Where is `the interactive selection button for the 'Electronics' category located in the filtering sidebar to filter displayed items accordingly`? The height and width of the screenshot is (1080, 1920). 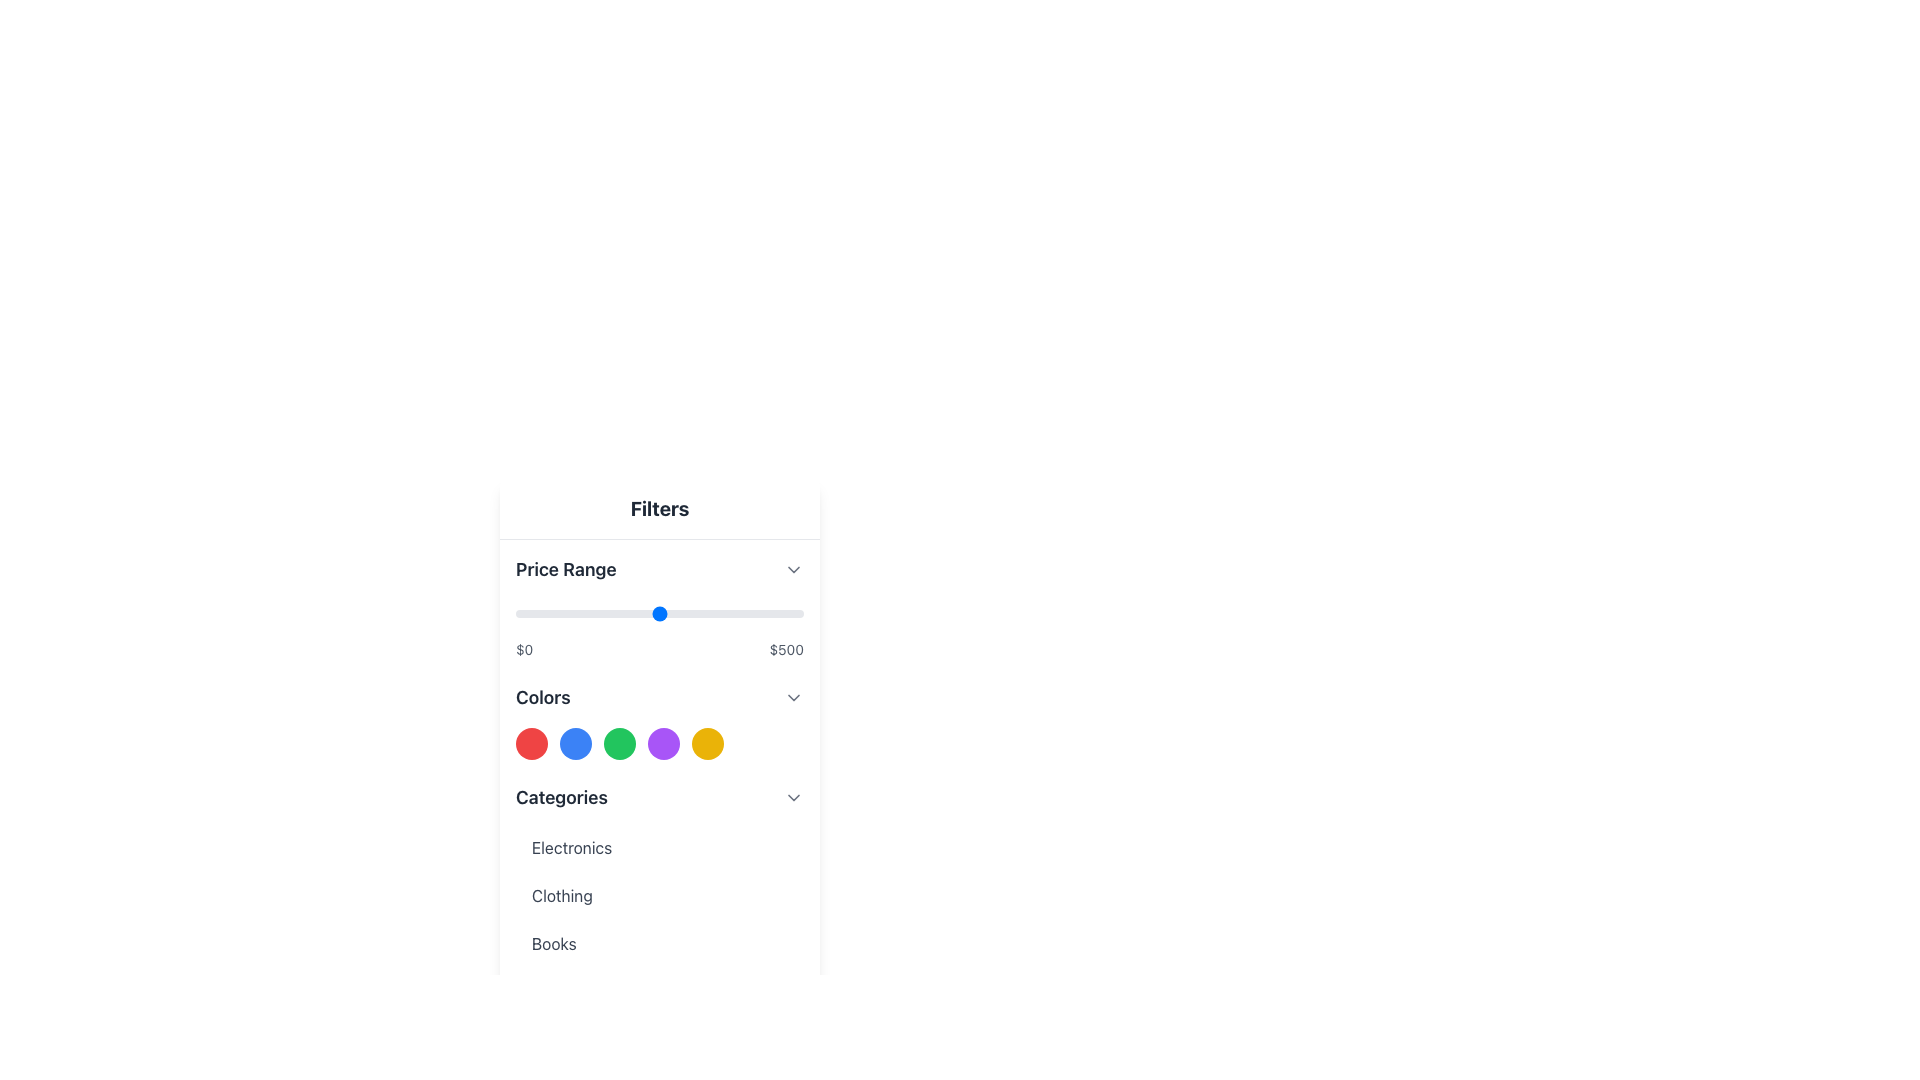
the interactive selection button for the 'Electronics' category located in the filtering sidebar to filter displayed items accordingly is located at coordinates (660, 848).